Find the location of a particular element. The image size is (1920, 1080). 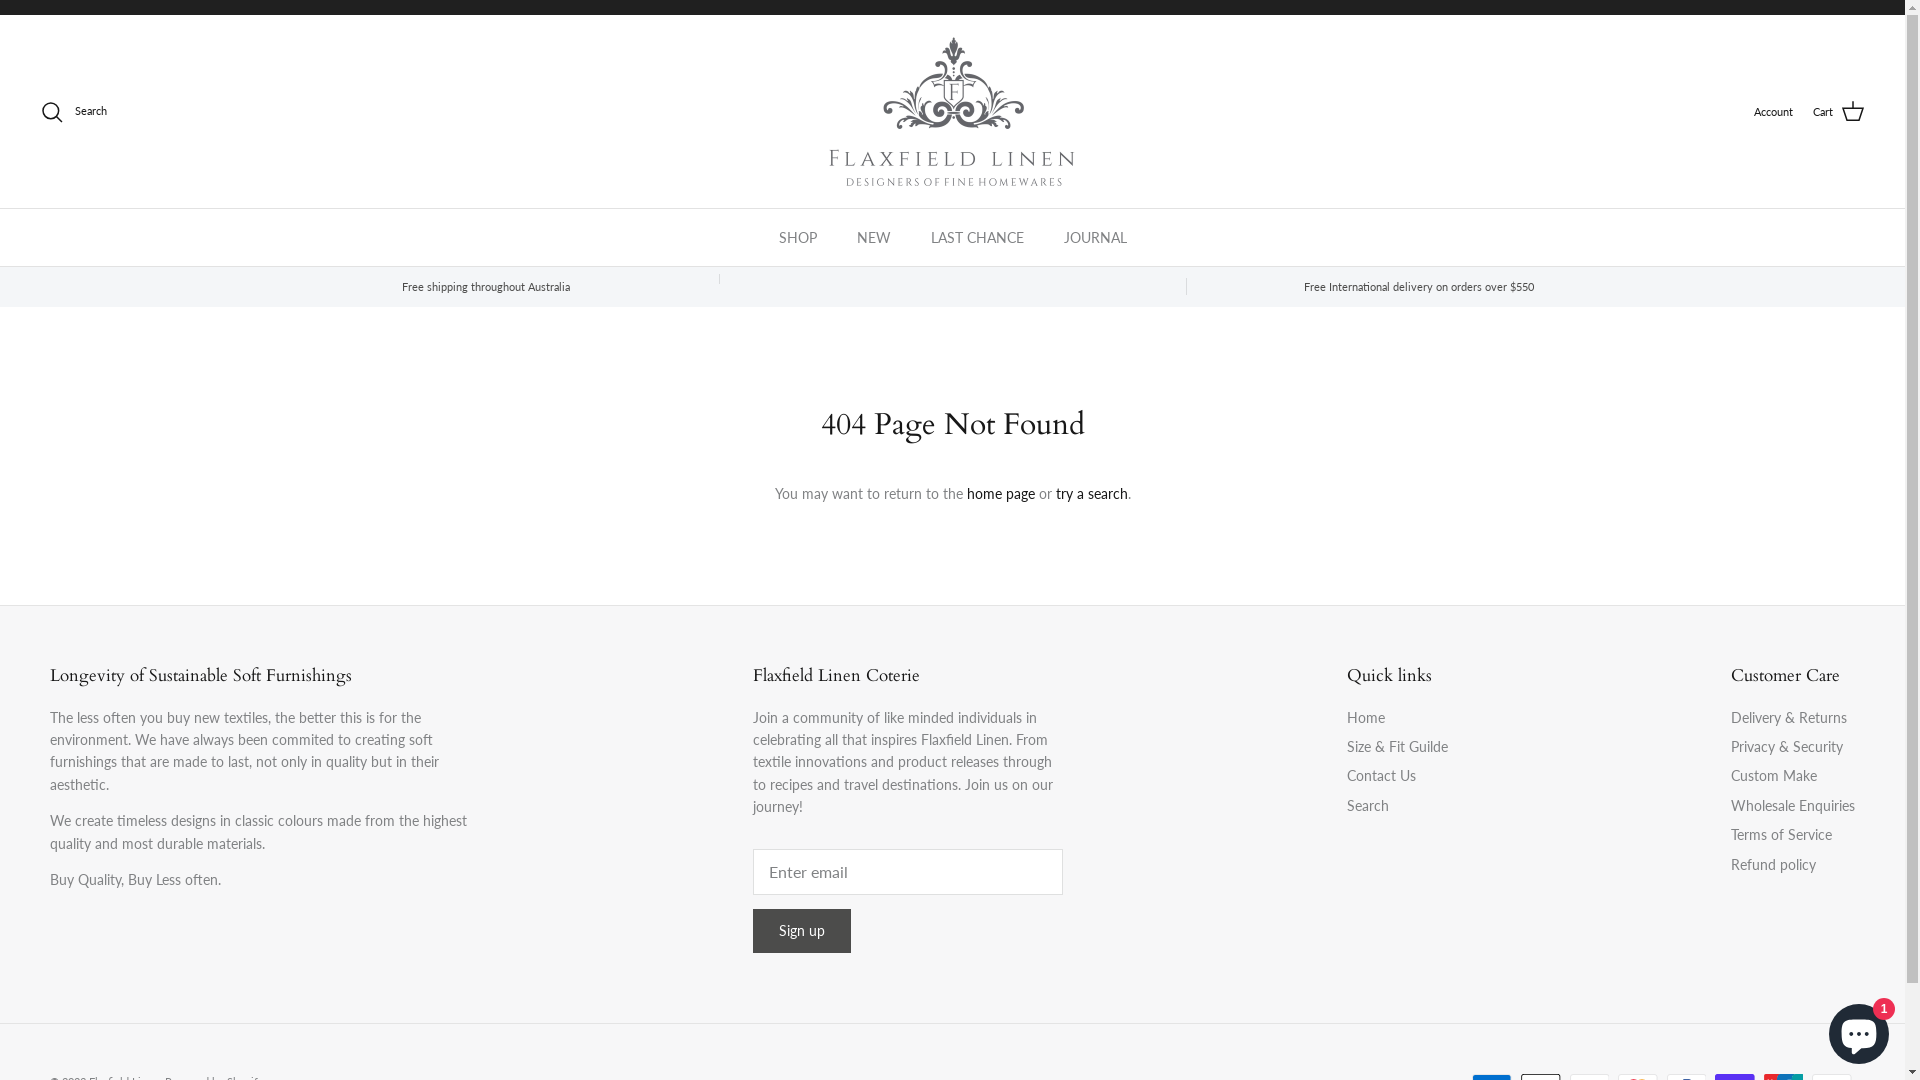

'Home' is located at coordinates (1365, 716).